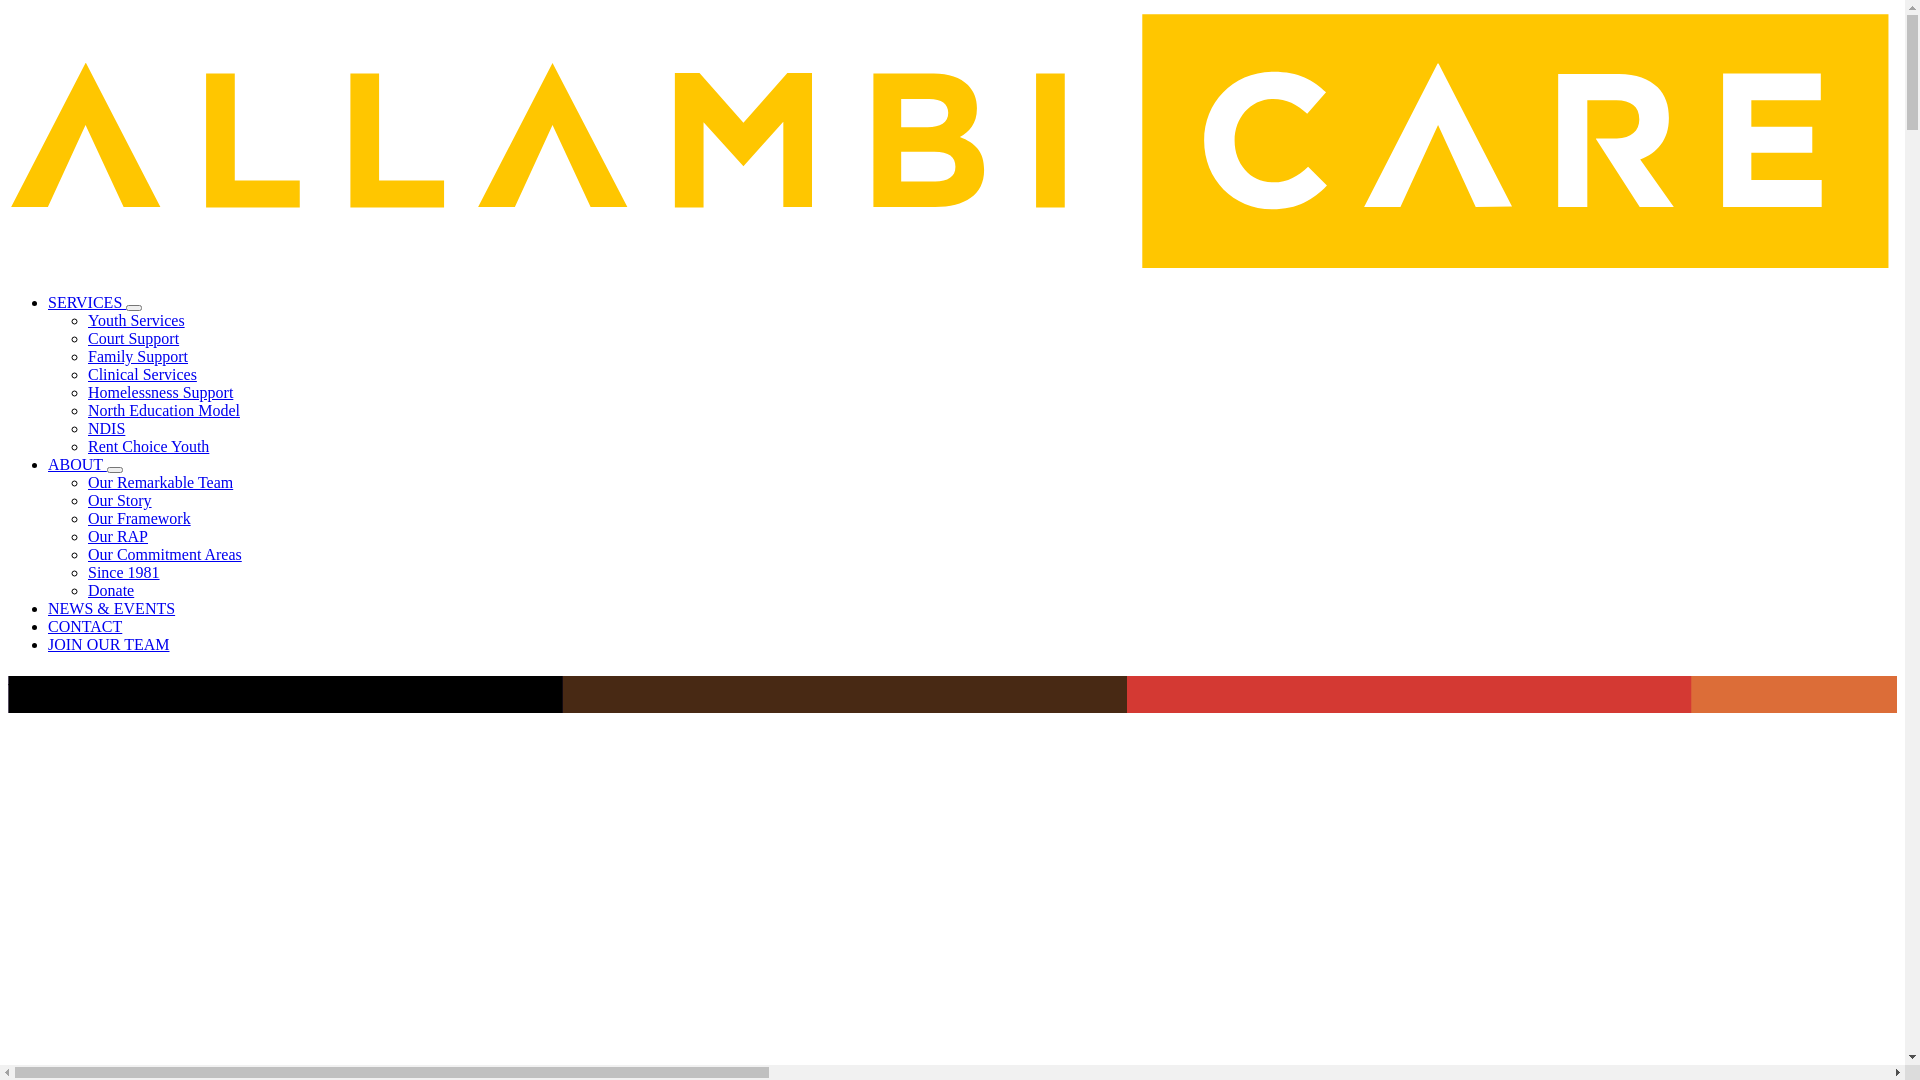  Describe the element at coordinates (86, 554) in the screenshot. I see `'Our Commitment Areas'` at that location.